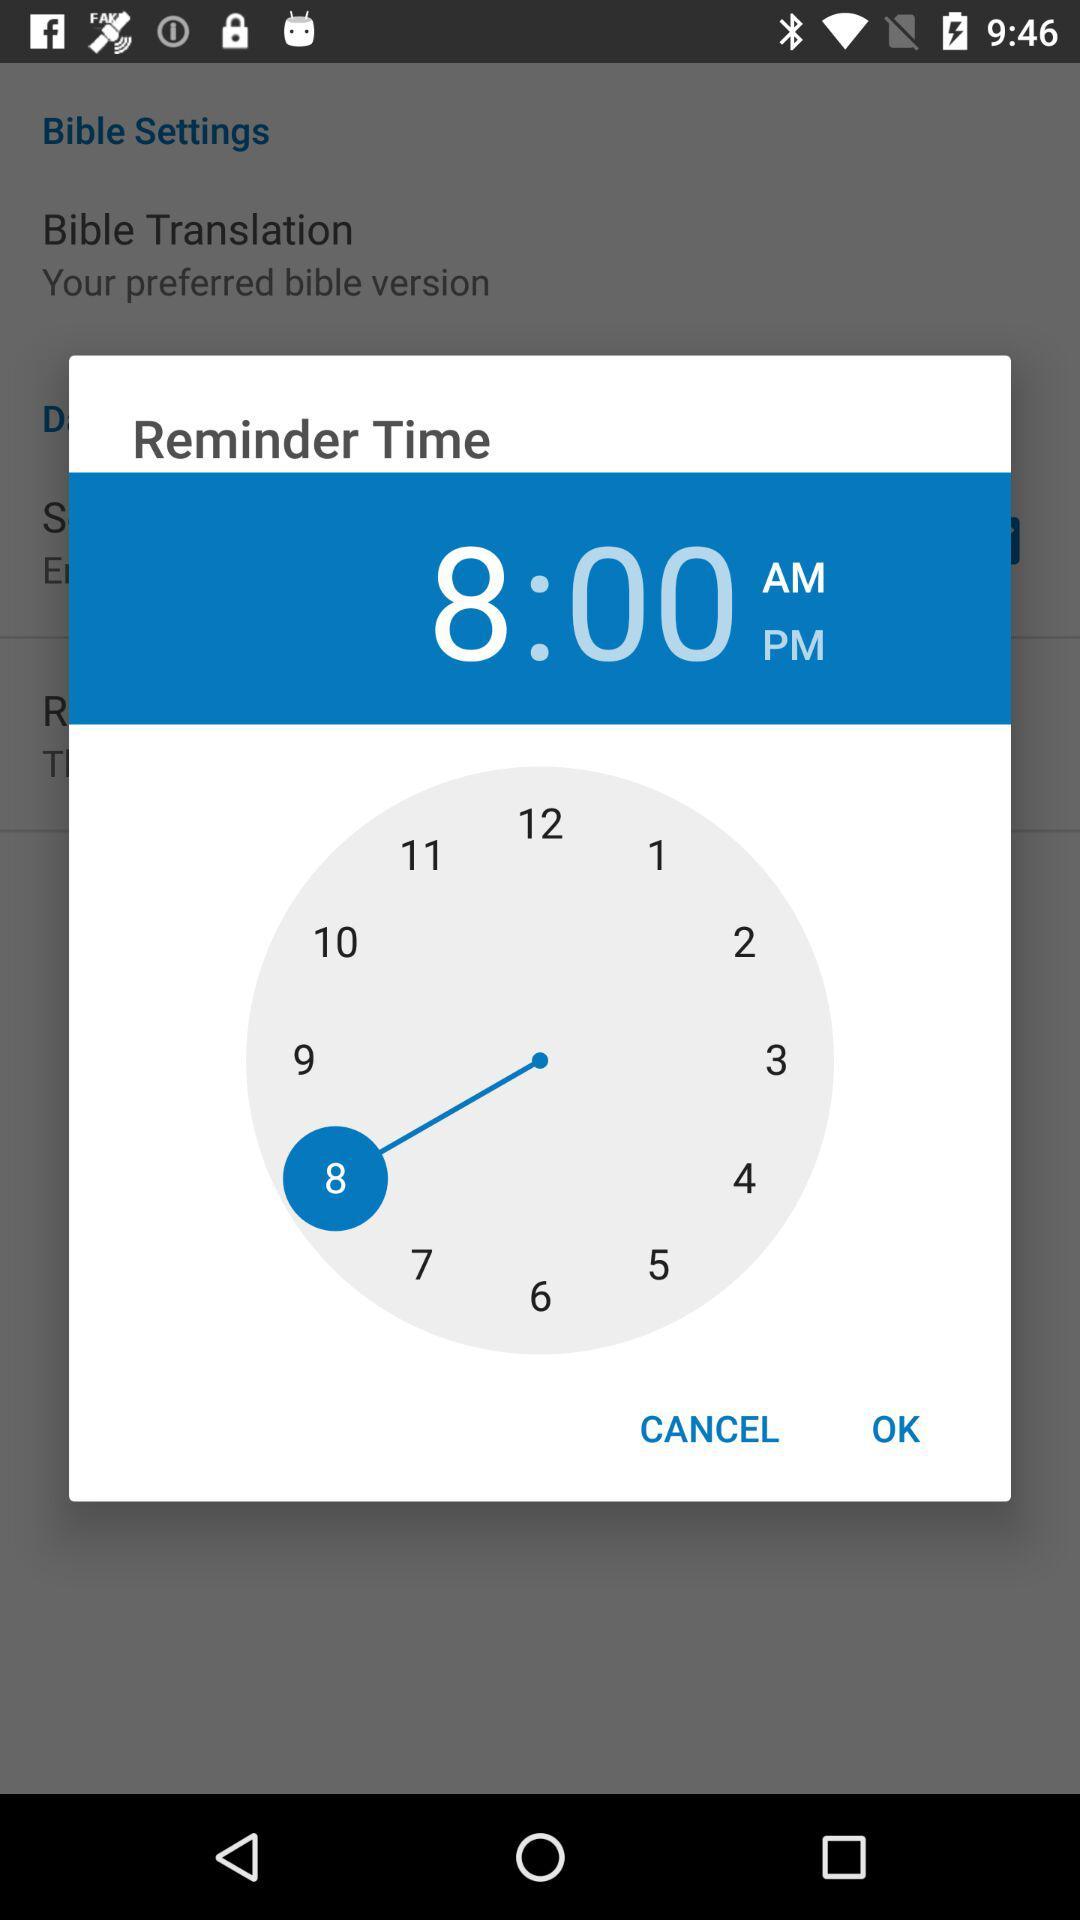 The width and height of the screenshot is (1080, 1920). Describe the element at coordinates (792, 637) in the screenshot. I see `the pm item` at that location.